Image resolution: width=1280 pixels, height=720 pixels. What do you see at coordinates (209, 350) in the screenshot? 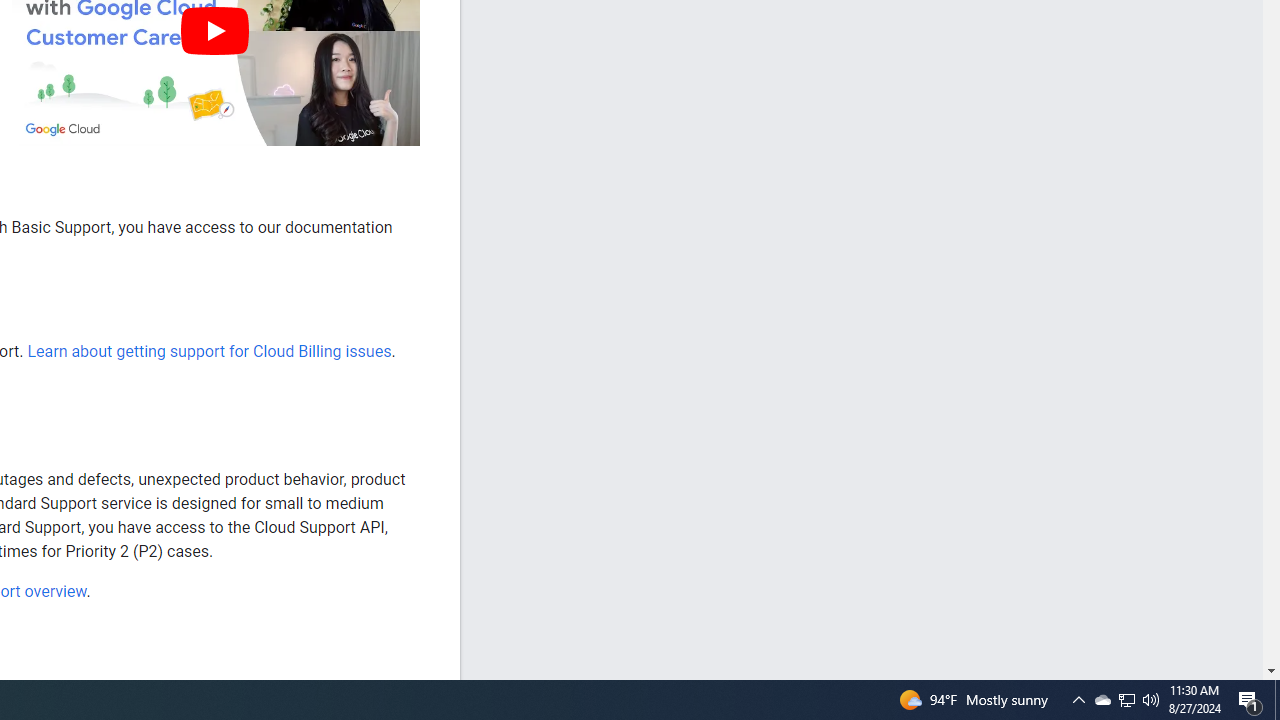
I see `'Learn about getting support for Cloud Billing issues'` at bounding box center [209, 350].